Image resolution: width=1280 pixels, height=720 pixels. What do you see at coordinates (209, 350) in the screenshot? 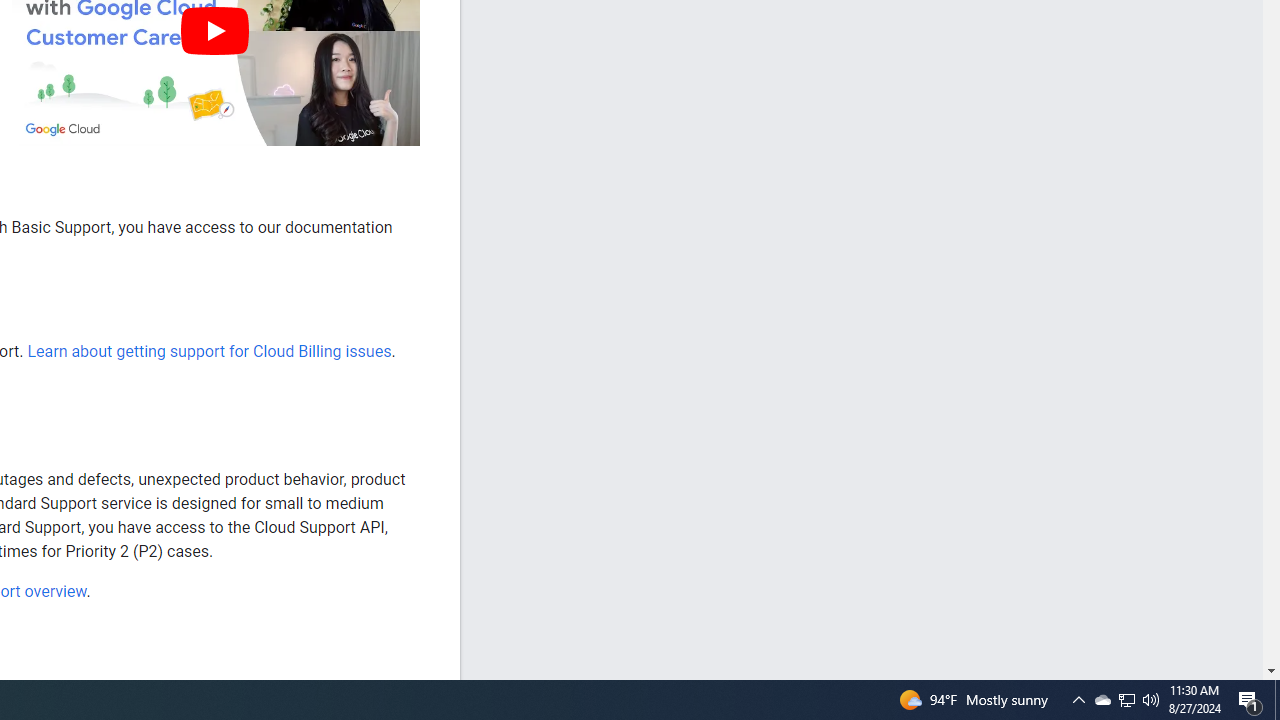
I see `'Learn about getting support for Cloud Billing issues'` at bounding box center [209, 350].